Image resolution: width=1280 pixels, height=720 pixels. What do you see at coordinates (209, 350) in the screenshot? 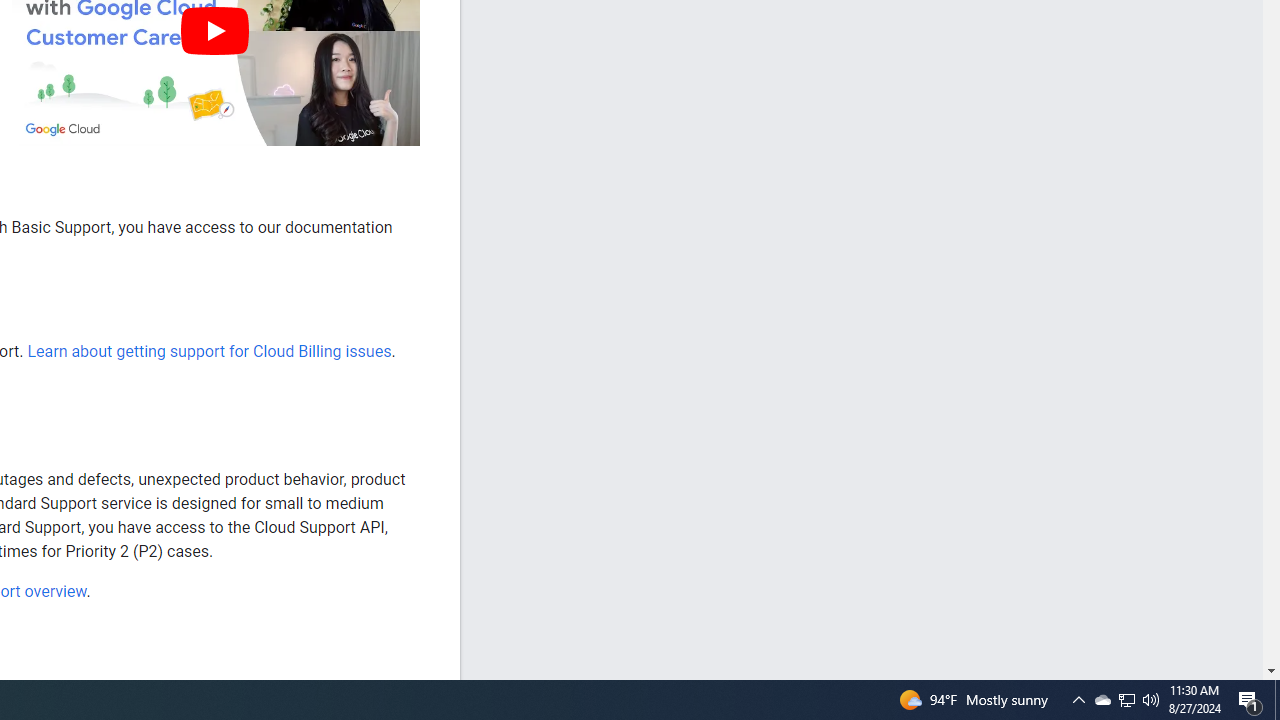
I see `'Learn about getting support for Cloud Billing issues'` at bounding box center [209, 350].